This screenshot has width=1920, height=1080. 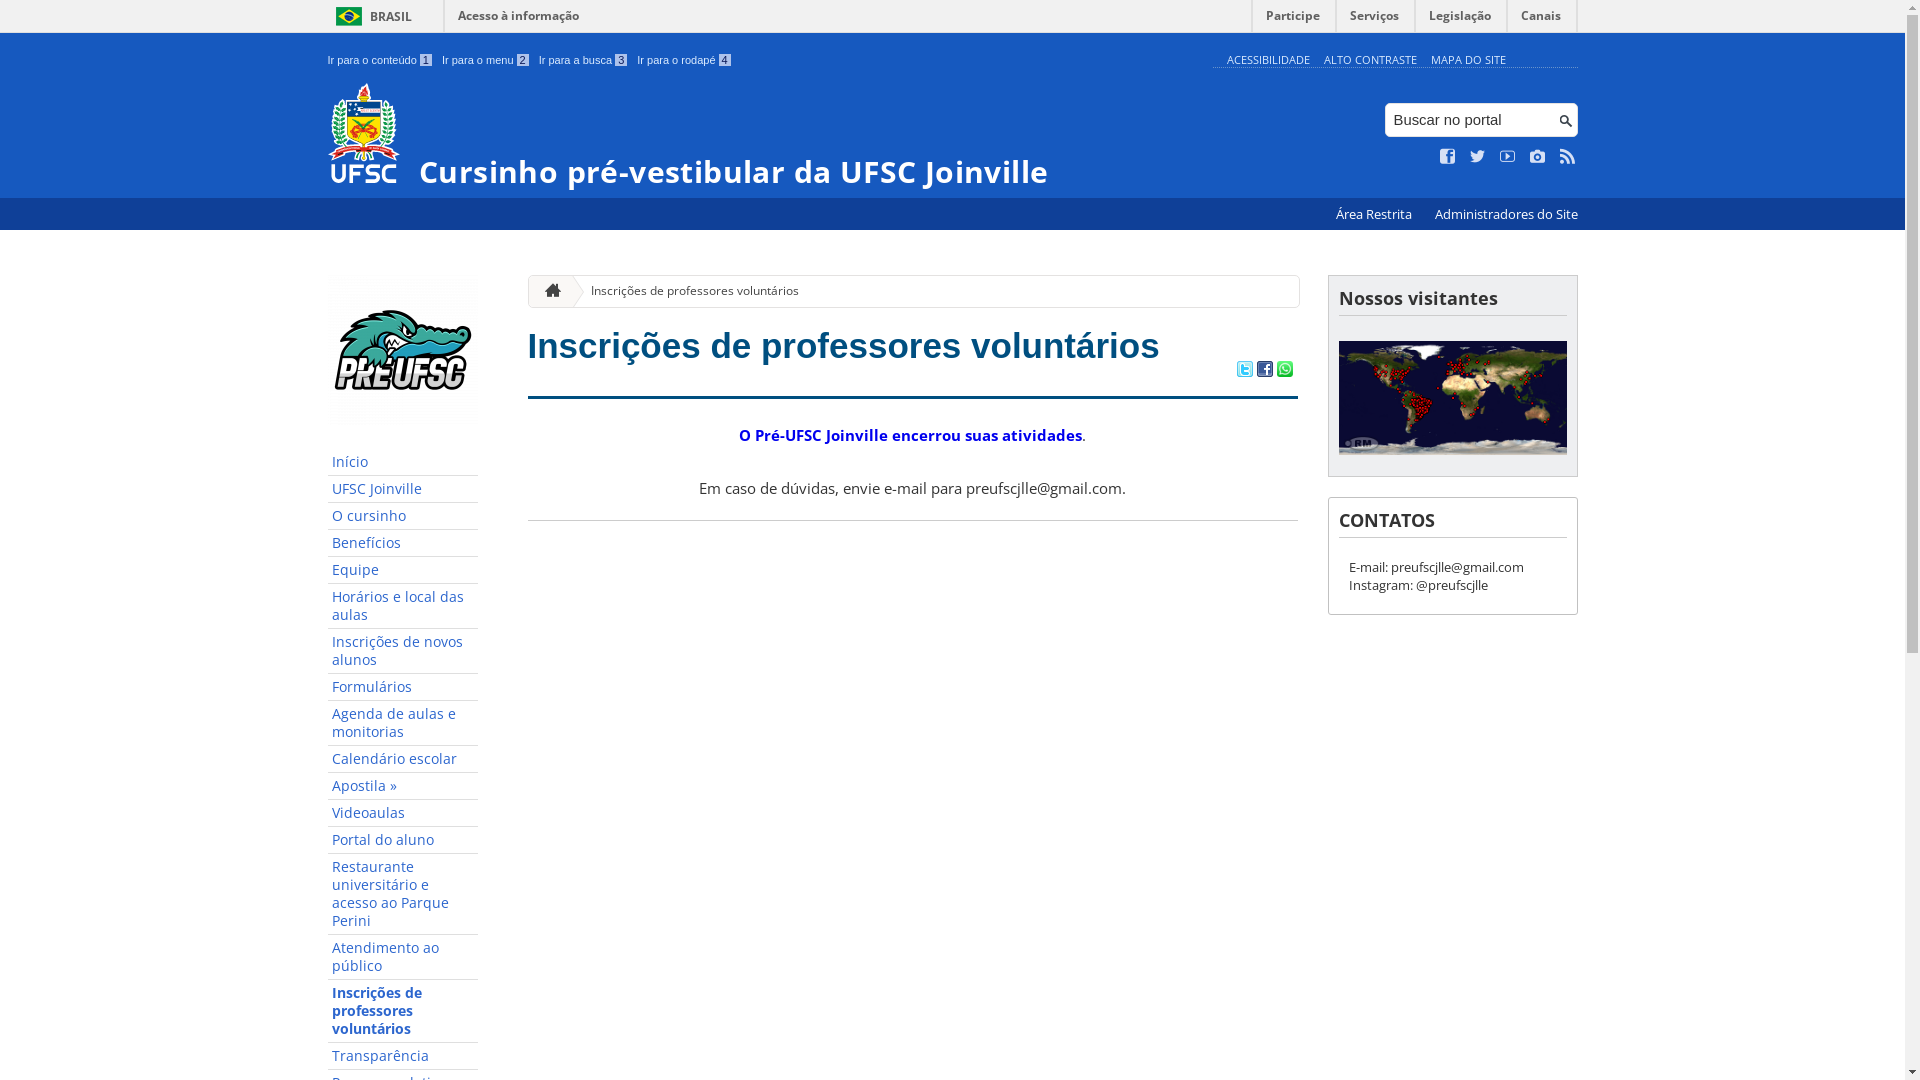 What do you see at coordinates (485, 59) in the screenshot?
I see `'Ir para o menu 2'` at bounding box center [485, 59].